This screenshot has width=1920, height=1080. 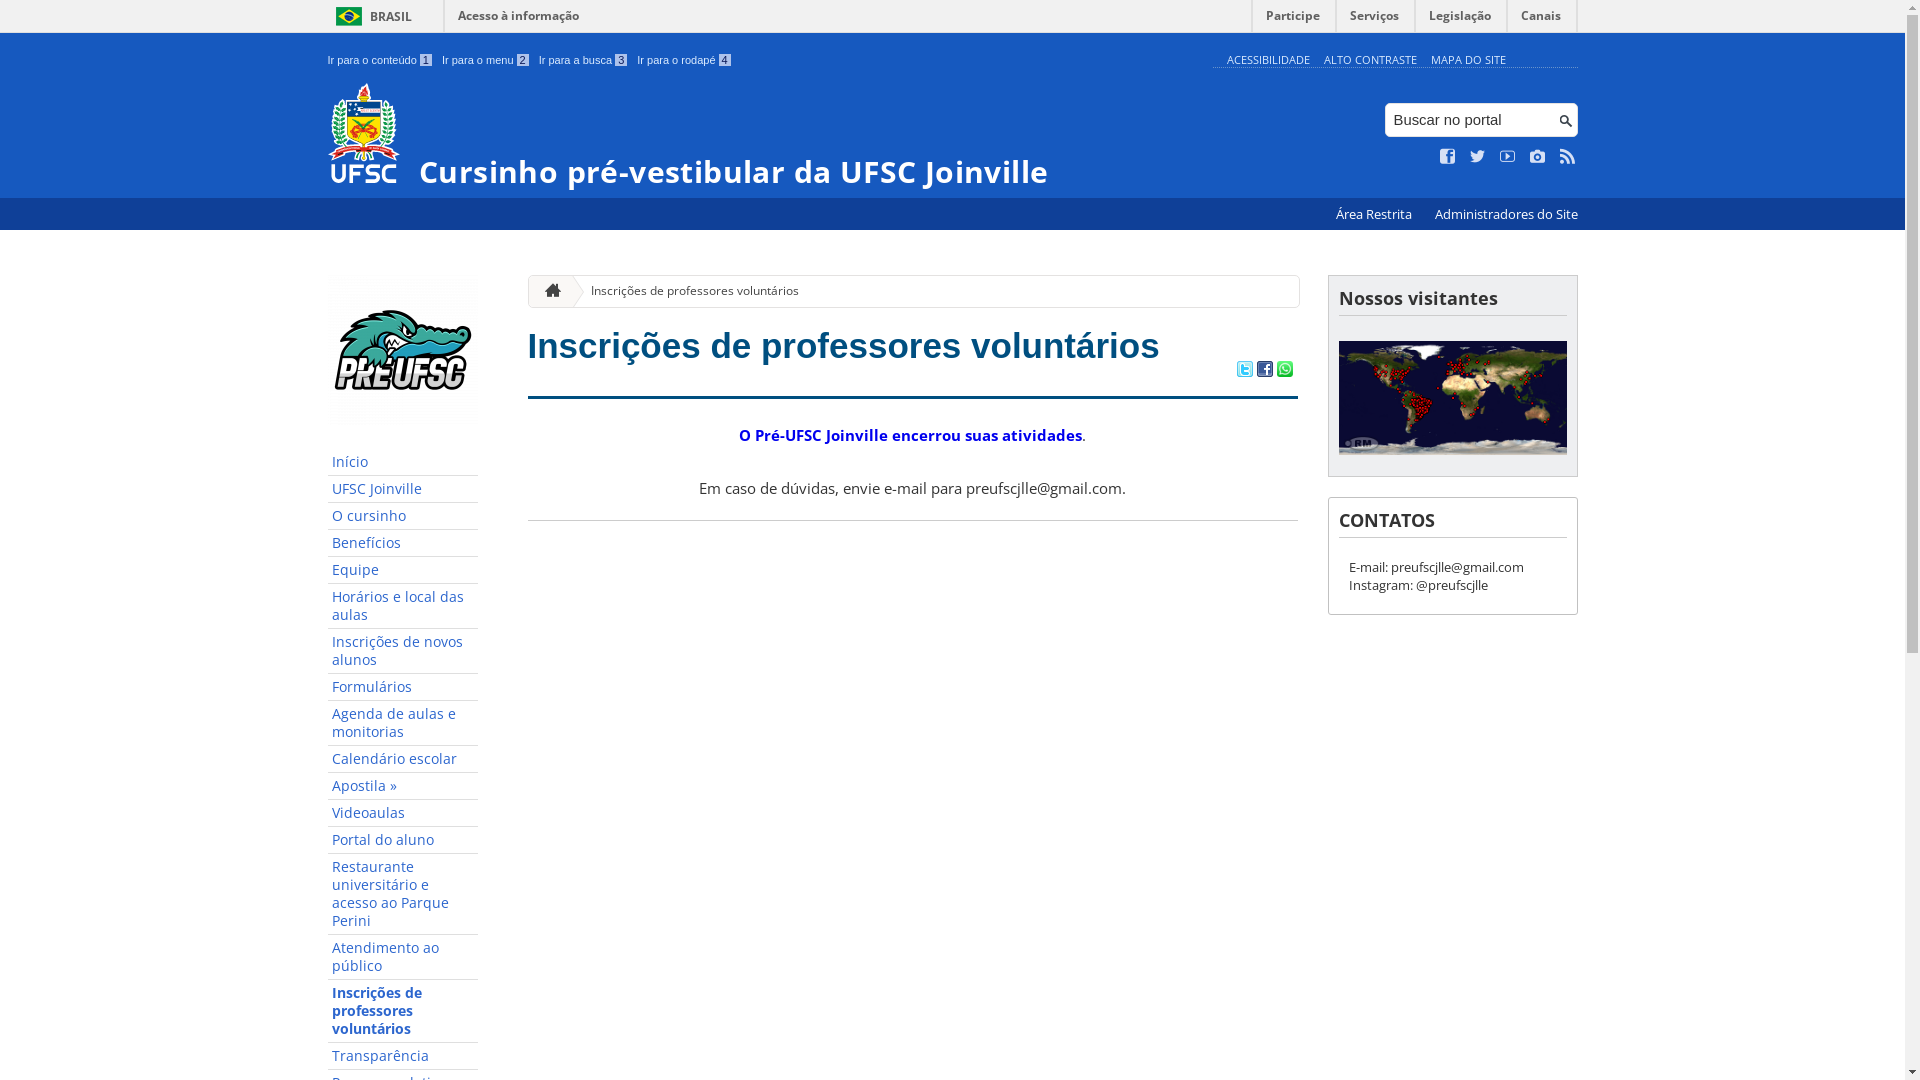 What do you see at coordinates (485, 59) in the screenshot?
I see `'Ir para o menu 2'` at bounding box center [485, 59].